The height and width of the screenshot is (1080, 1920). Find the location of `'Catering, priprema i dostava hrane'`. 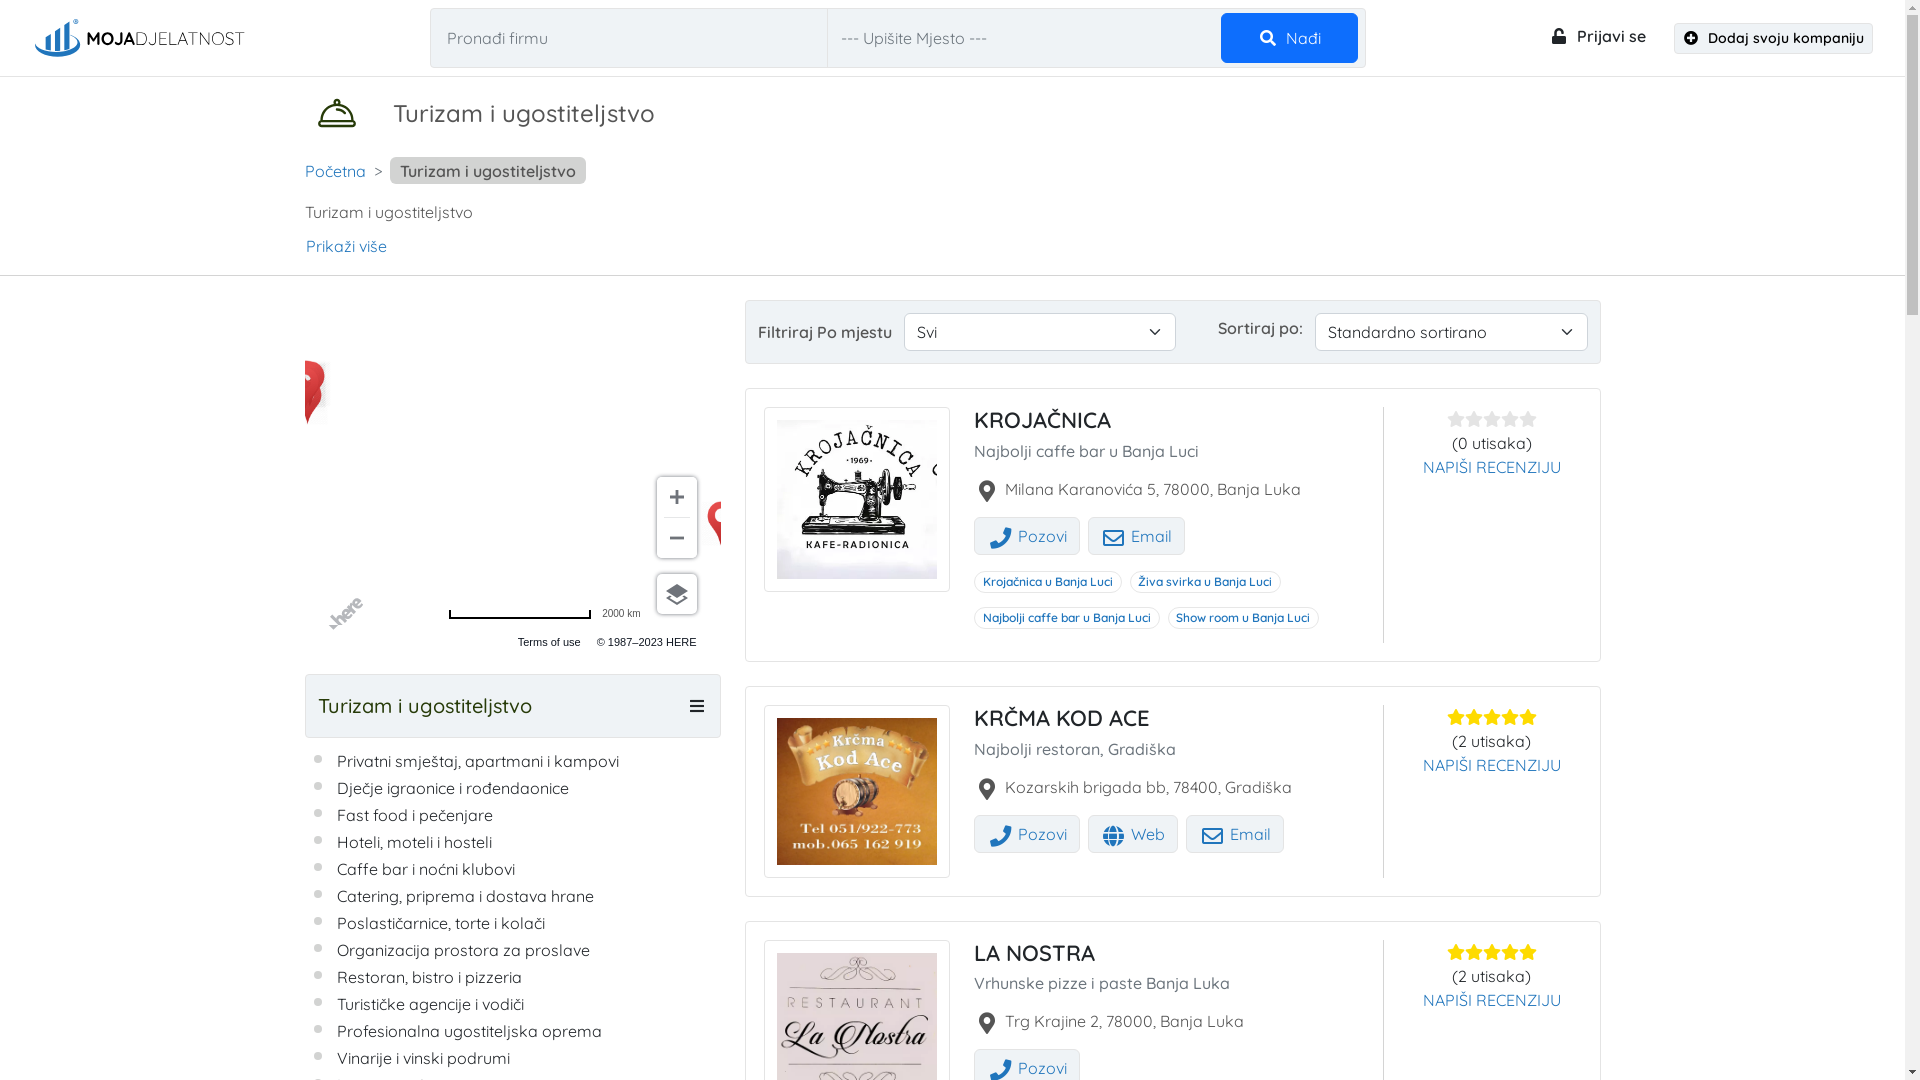

'Catering, priprema i dostava hrane' is located at coordinates (463, 894).